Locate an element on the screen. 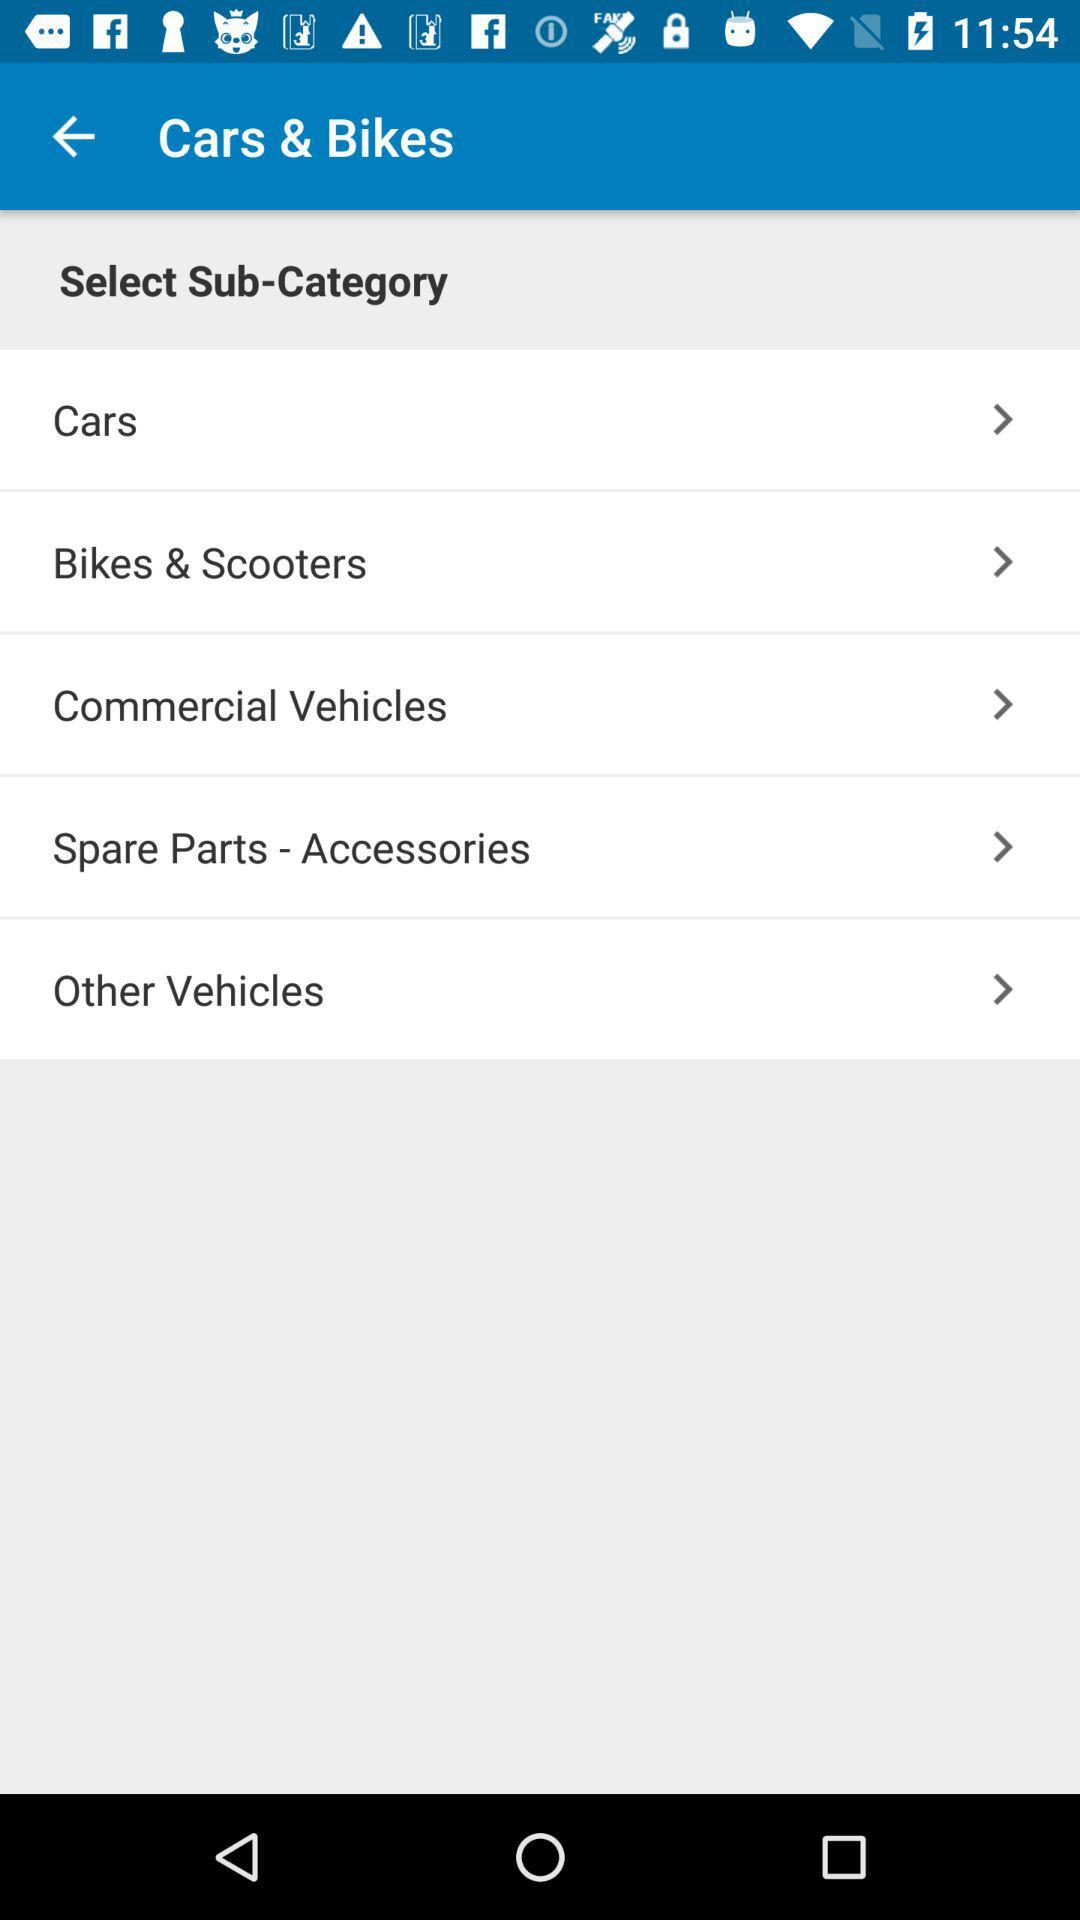  the item to the left of cars & bikes icon is located at coordinates (72, 135).